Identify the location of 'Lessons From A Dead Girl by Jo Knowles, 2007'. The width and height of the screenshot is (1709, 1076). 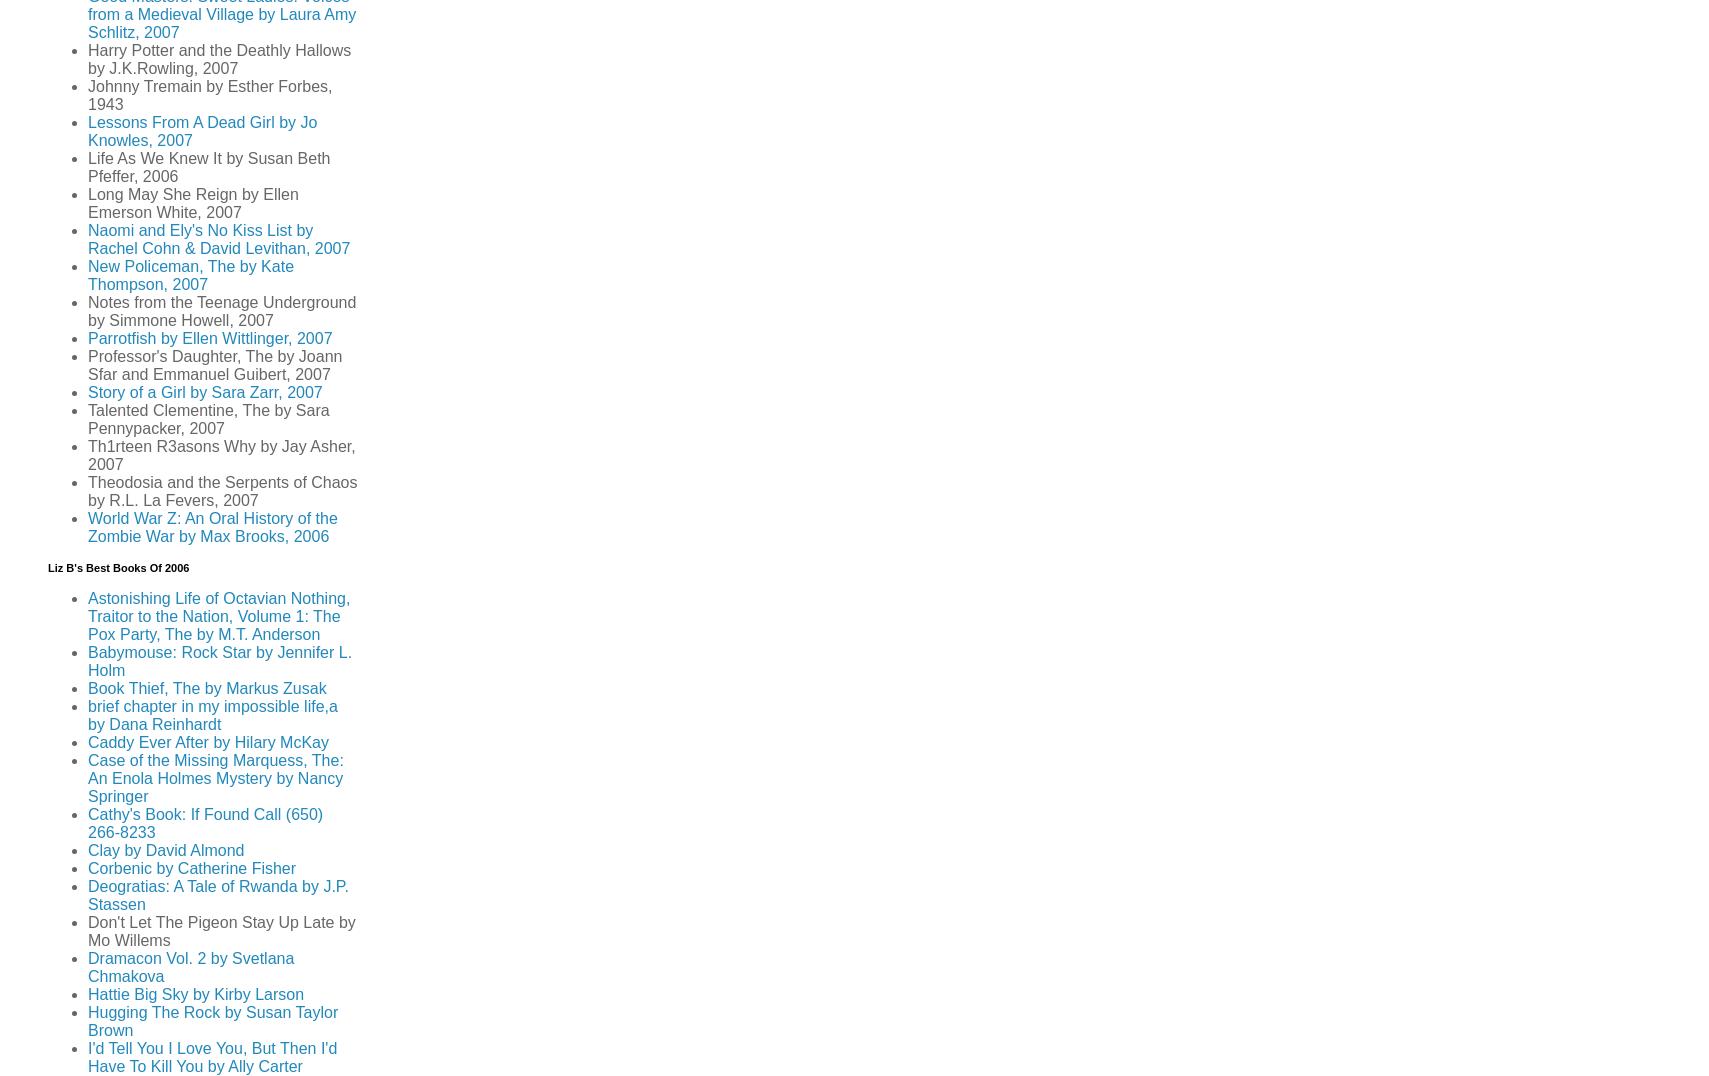
(201, 130).